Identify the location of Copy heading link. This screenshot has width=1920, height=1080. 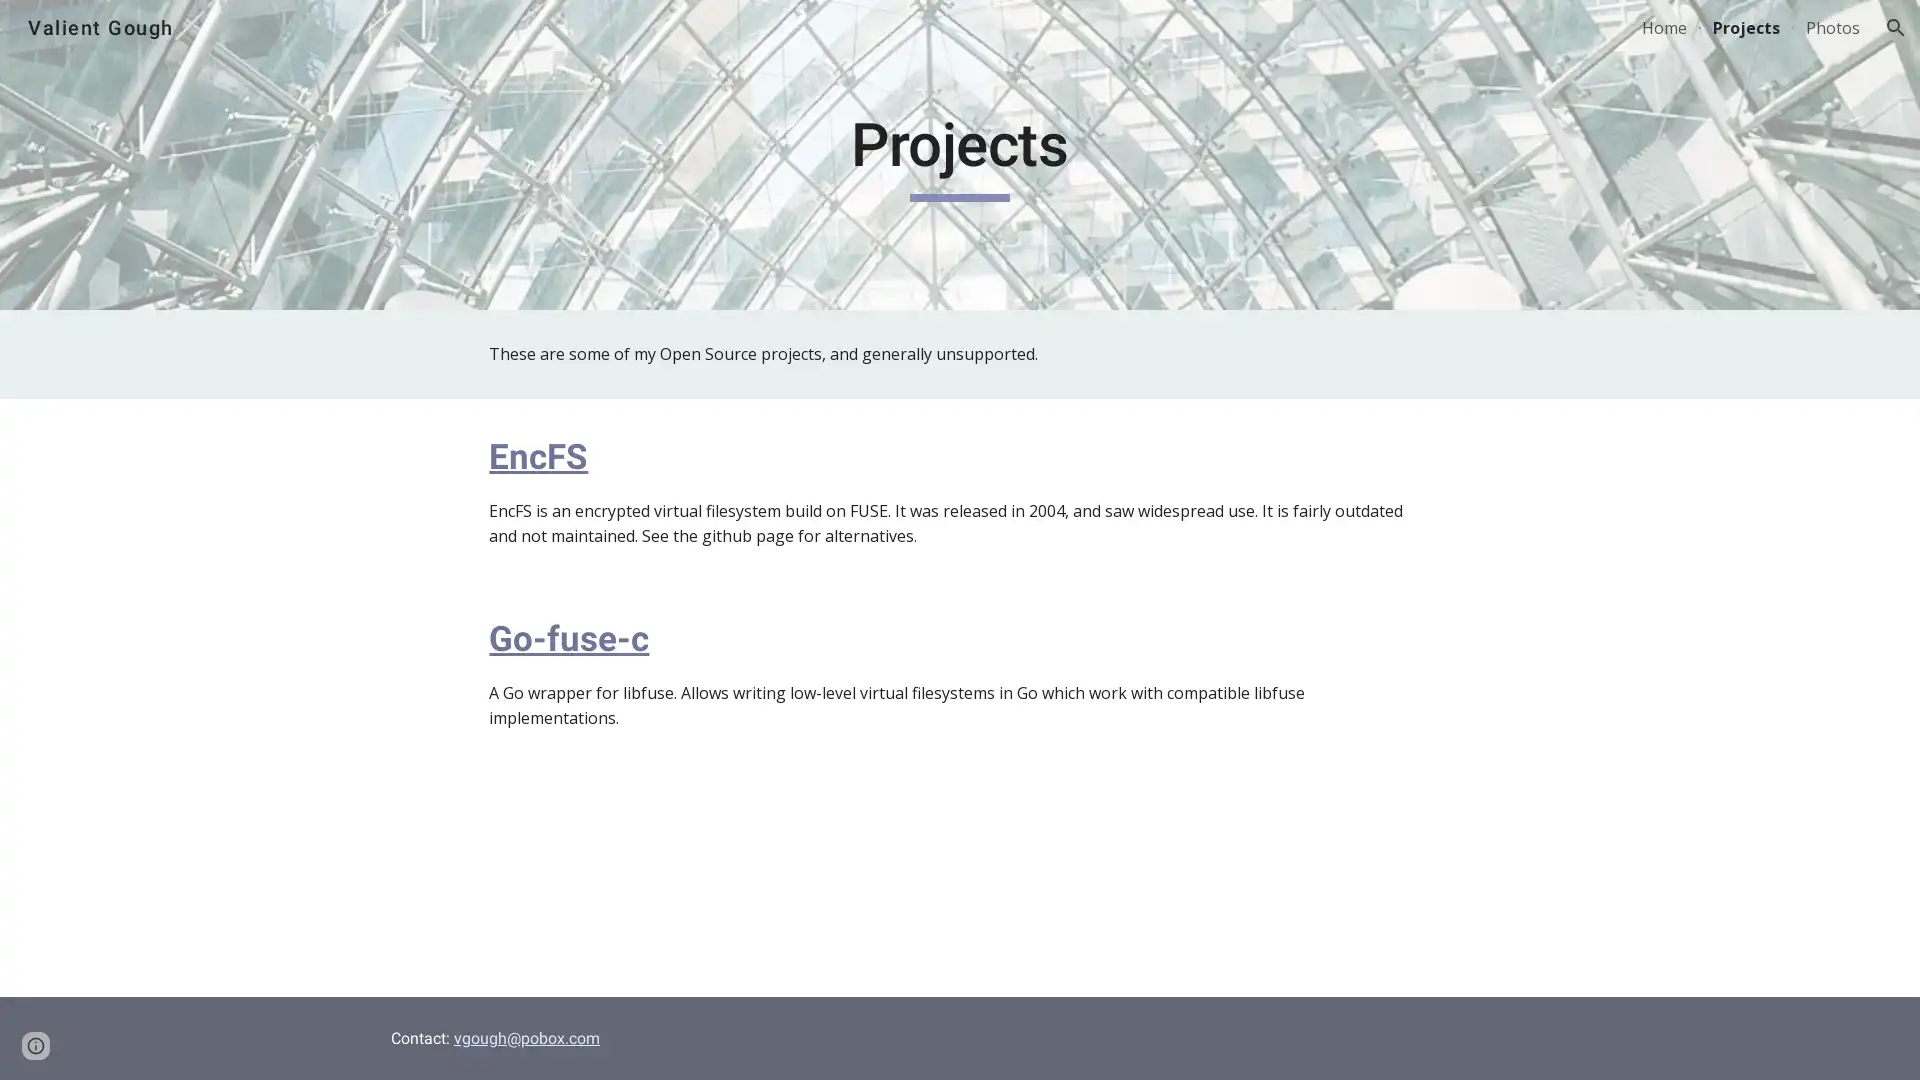
(609, 455).